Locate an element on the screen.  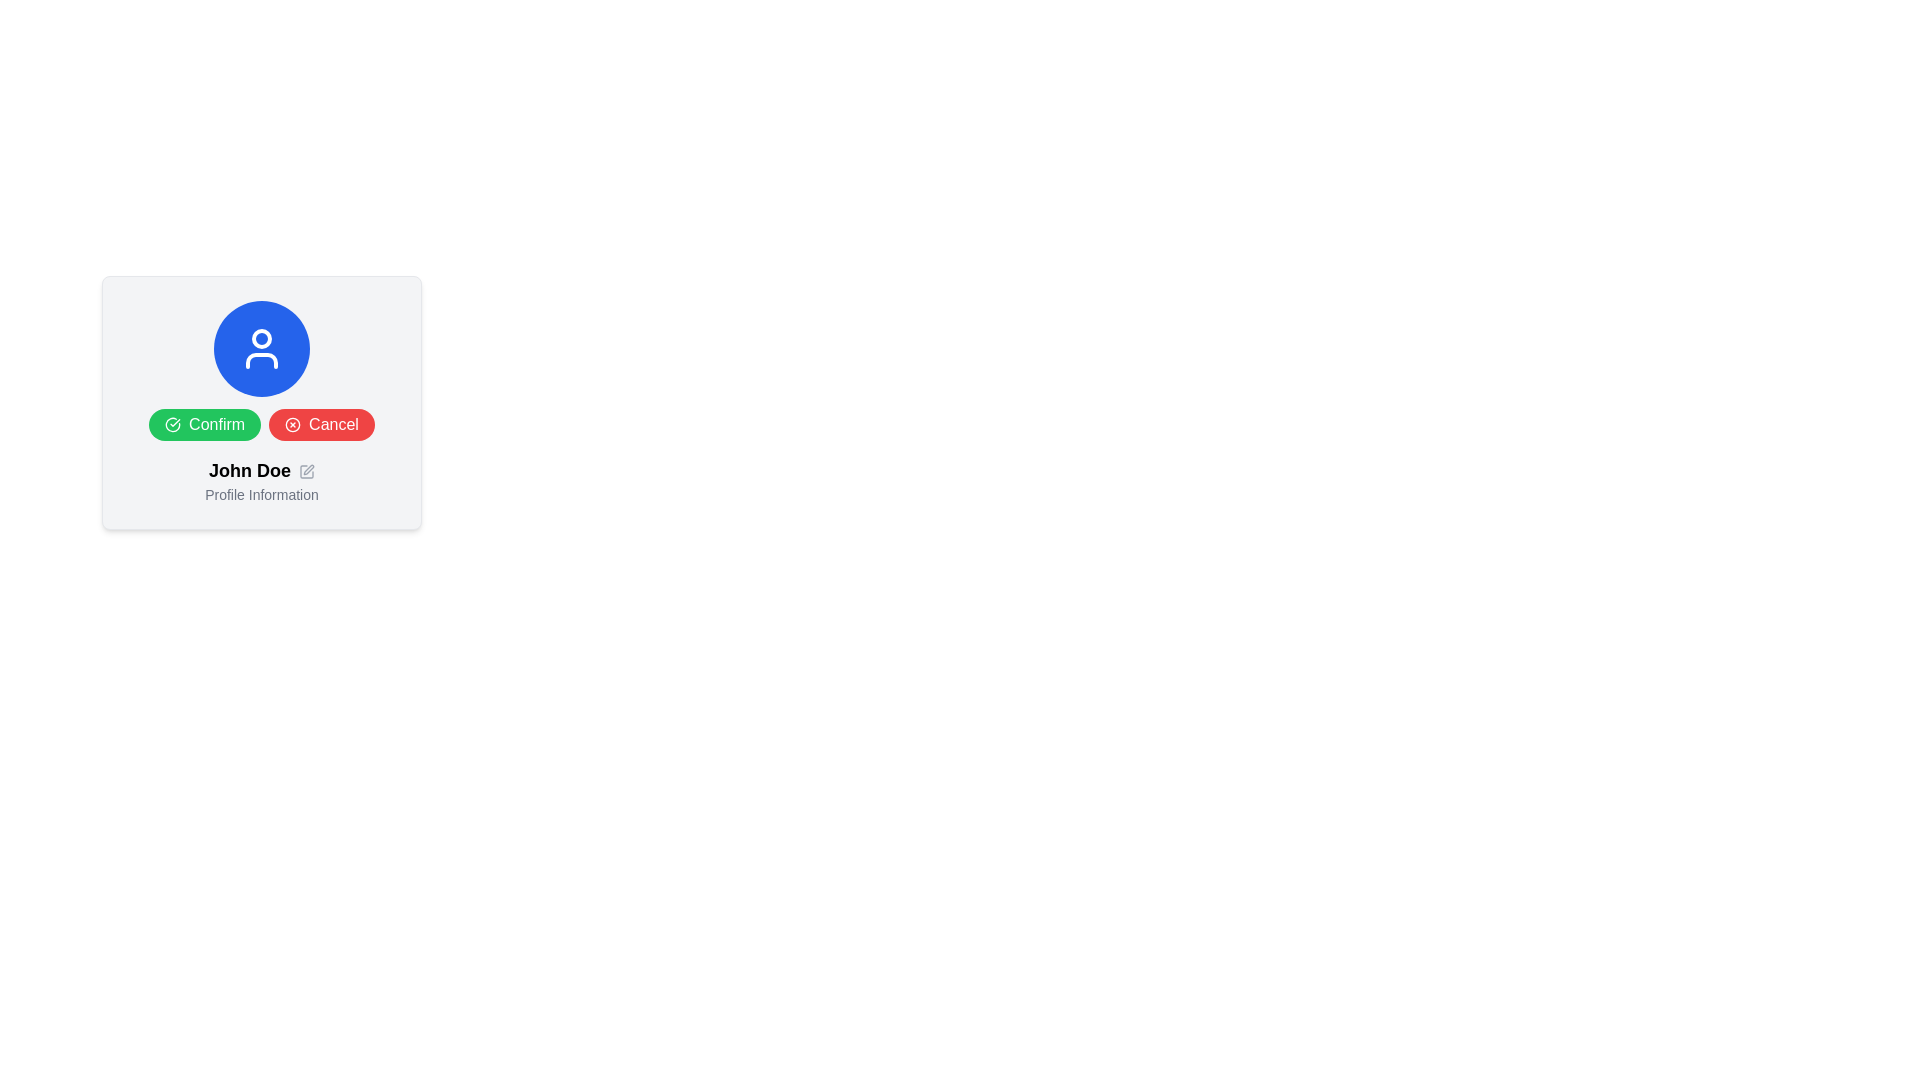
the user profile icon located at the top center of the UI panel, above the 'Confirm' and 'Cancel' buttons is located at coordinates (261, 347).